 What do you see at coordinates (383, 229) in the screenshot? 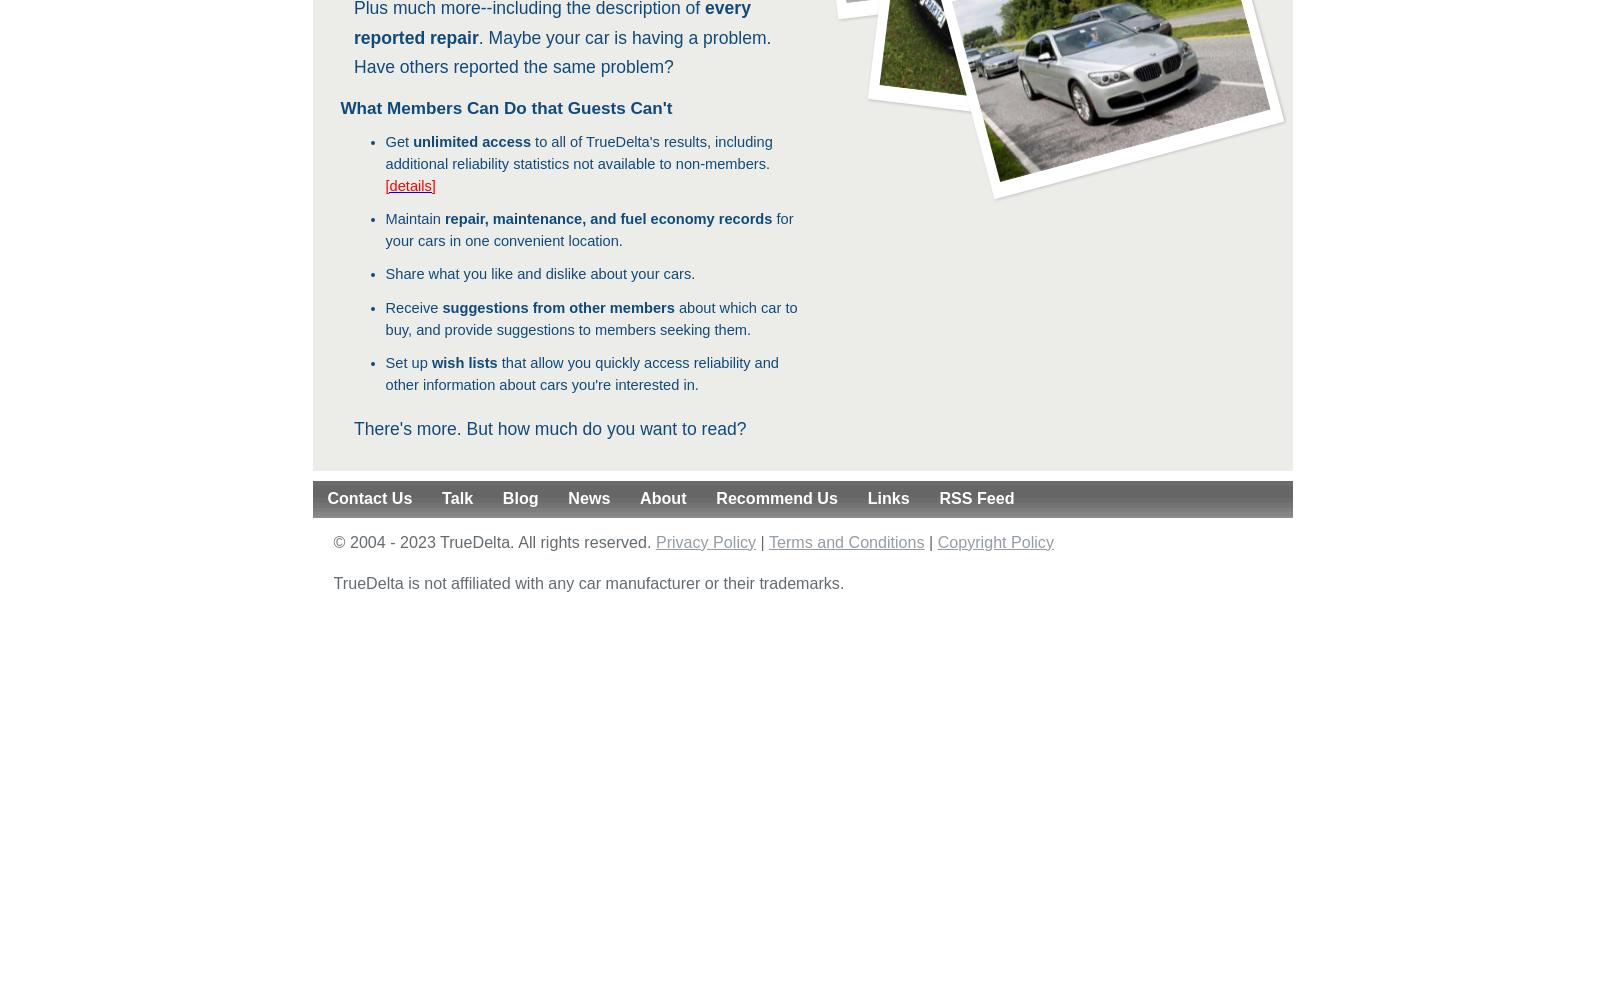
I see `'for your cars in one convenient location.'` at bounding box center [383, 229].